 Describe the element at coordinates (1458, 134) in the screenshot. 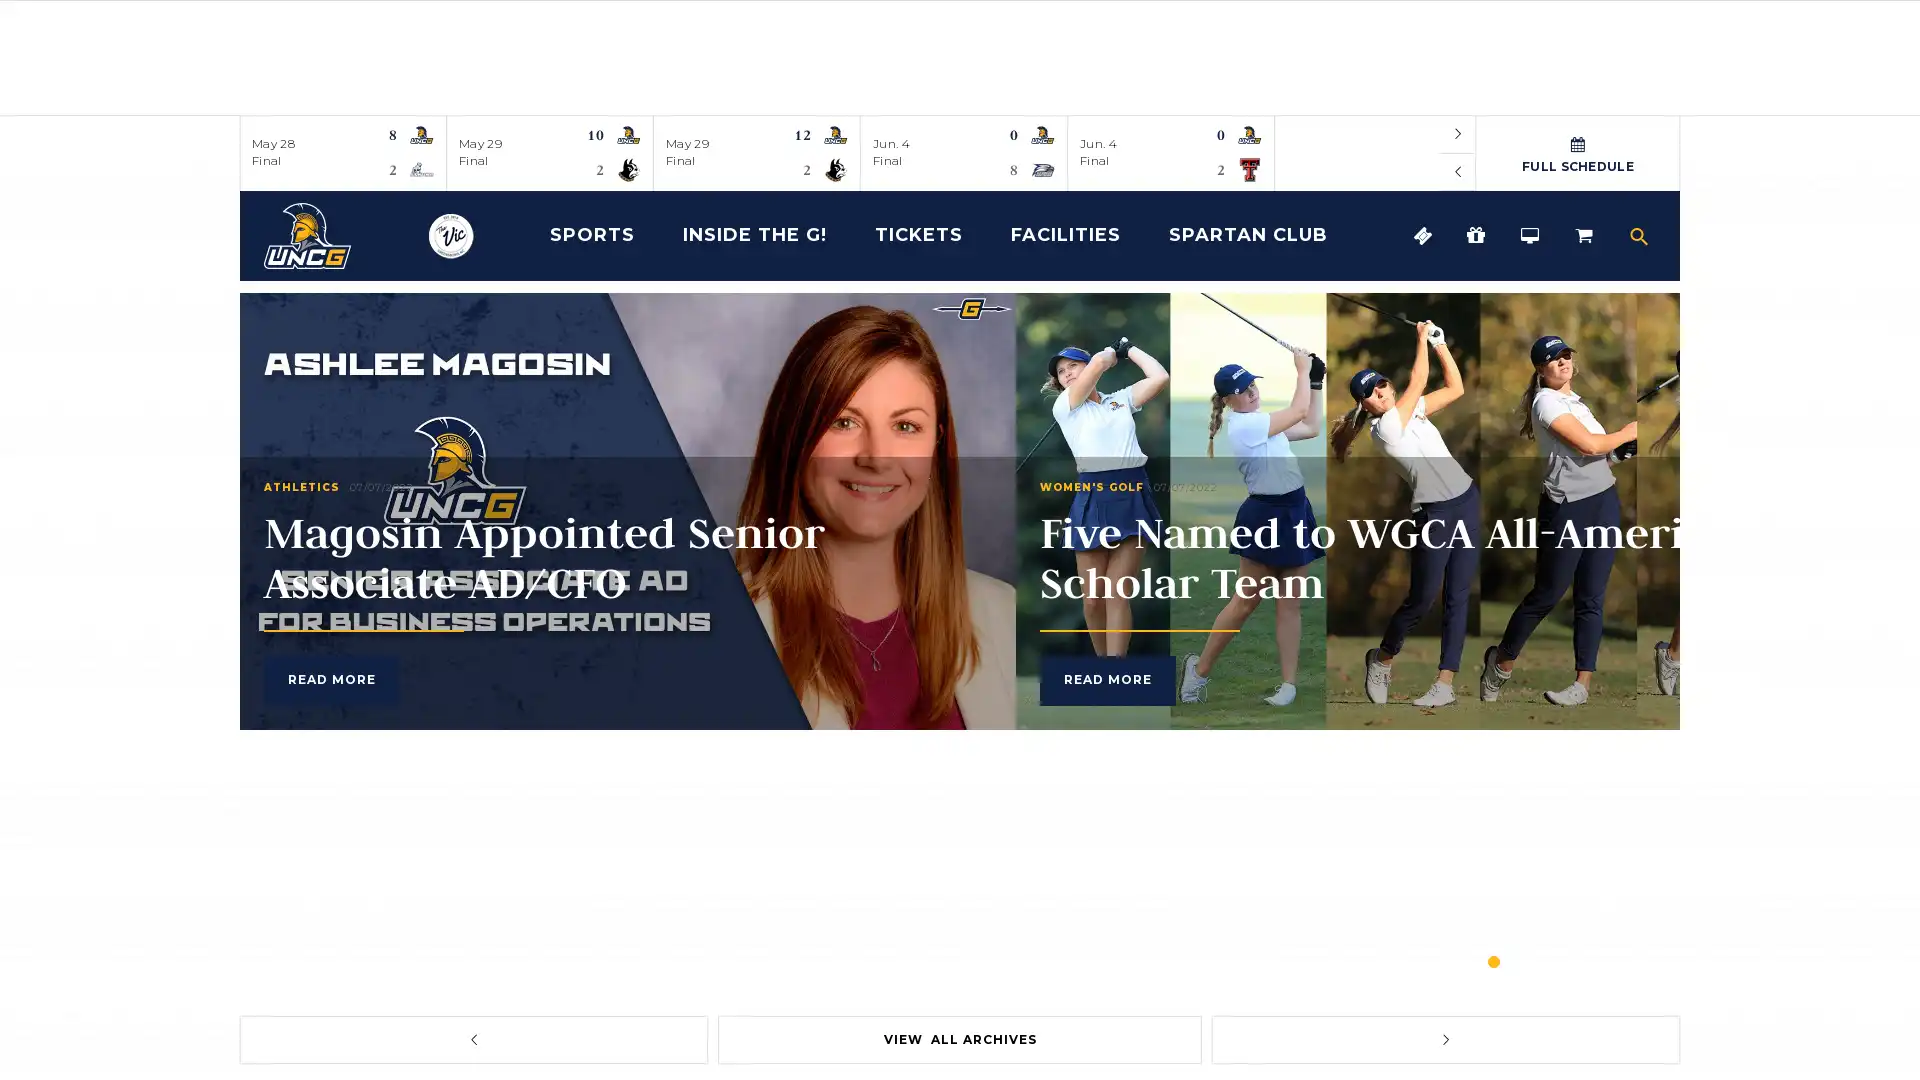

I see `next` at that location.